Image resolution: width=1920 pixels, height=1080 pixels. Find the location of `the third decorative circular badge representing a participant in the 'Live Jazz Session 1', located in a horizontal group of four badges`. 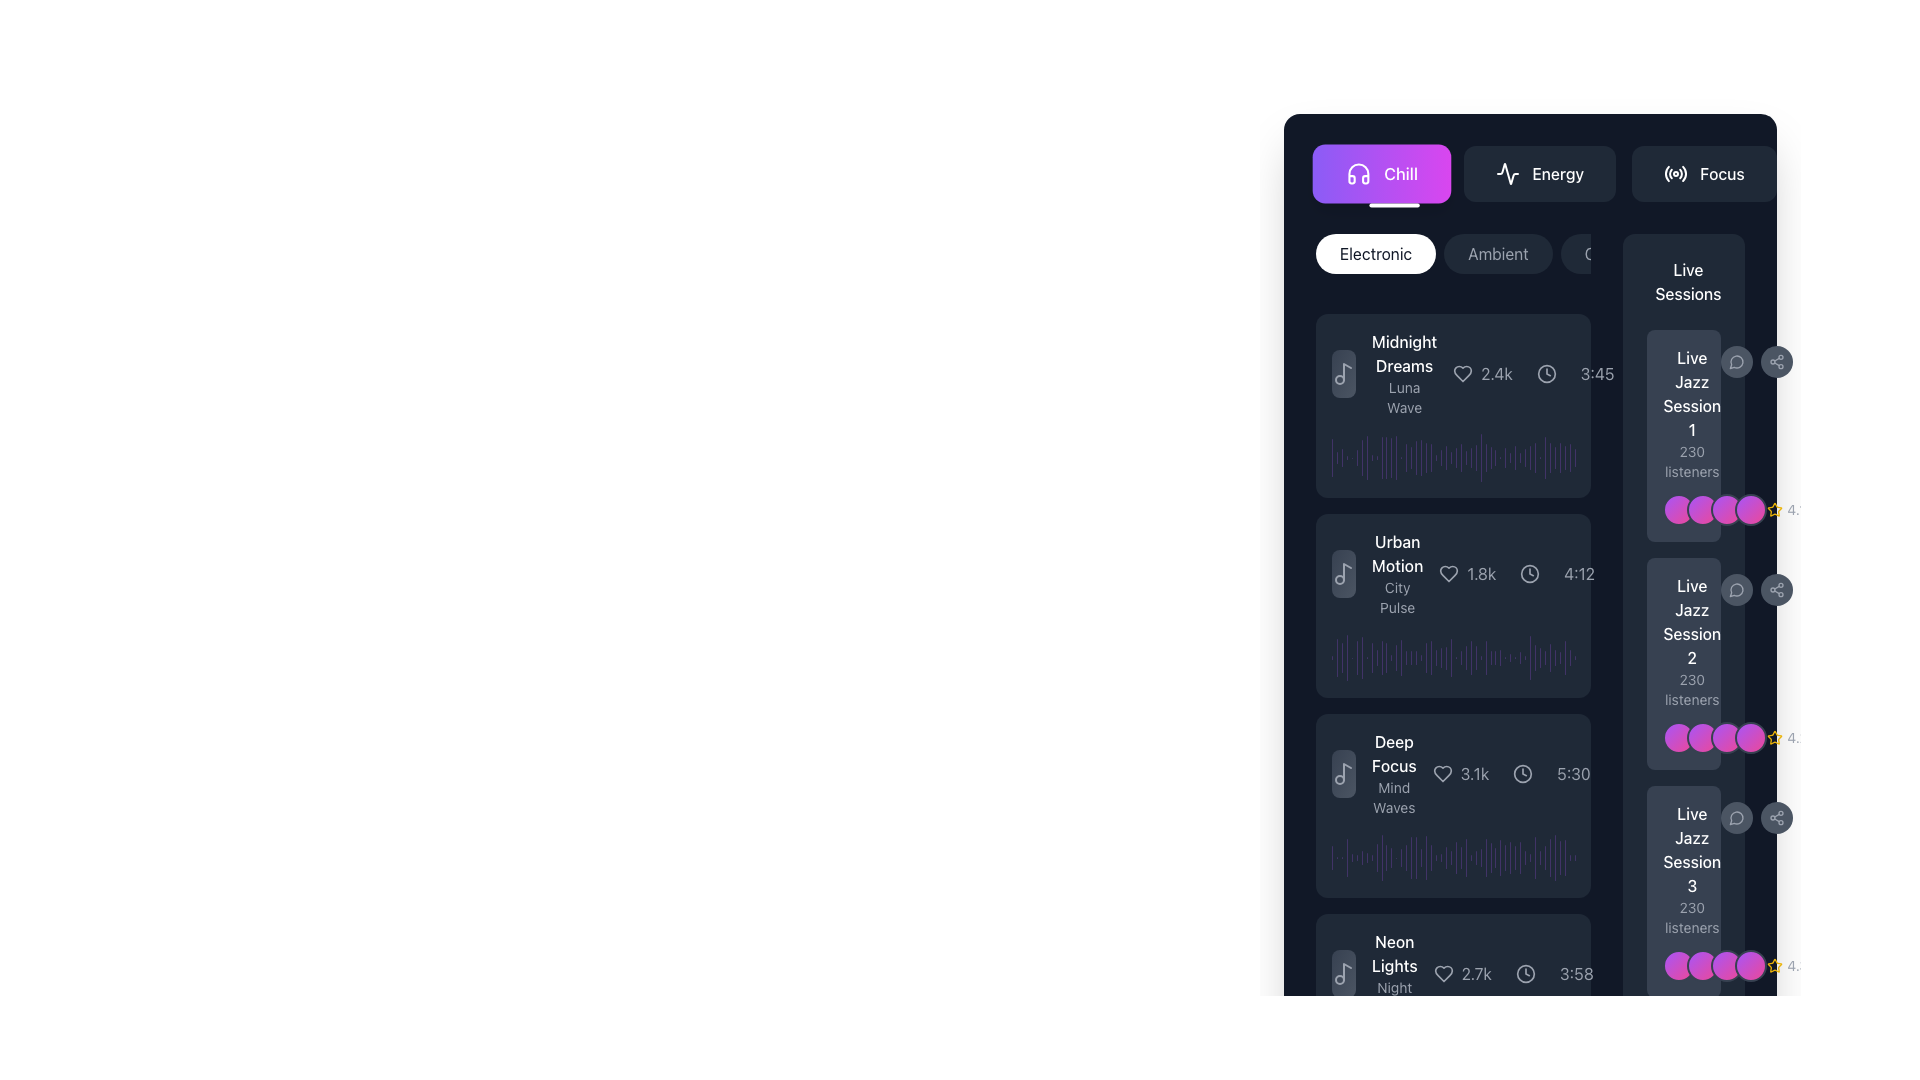

the third decorative circular badge representing a participant in the 'Live Jazz Session 1', located in a horizontal group of four badges is located at coordinates (1726, 508).